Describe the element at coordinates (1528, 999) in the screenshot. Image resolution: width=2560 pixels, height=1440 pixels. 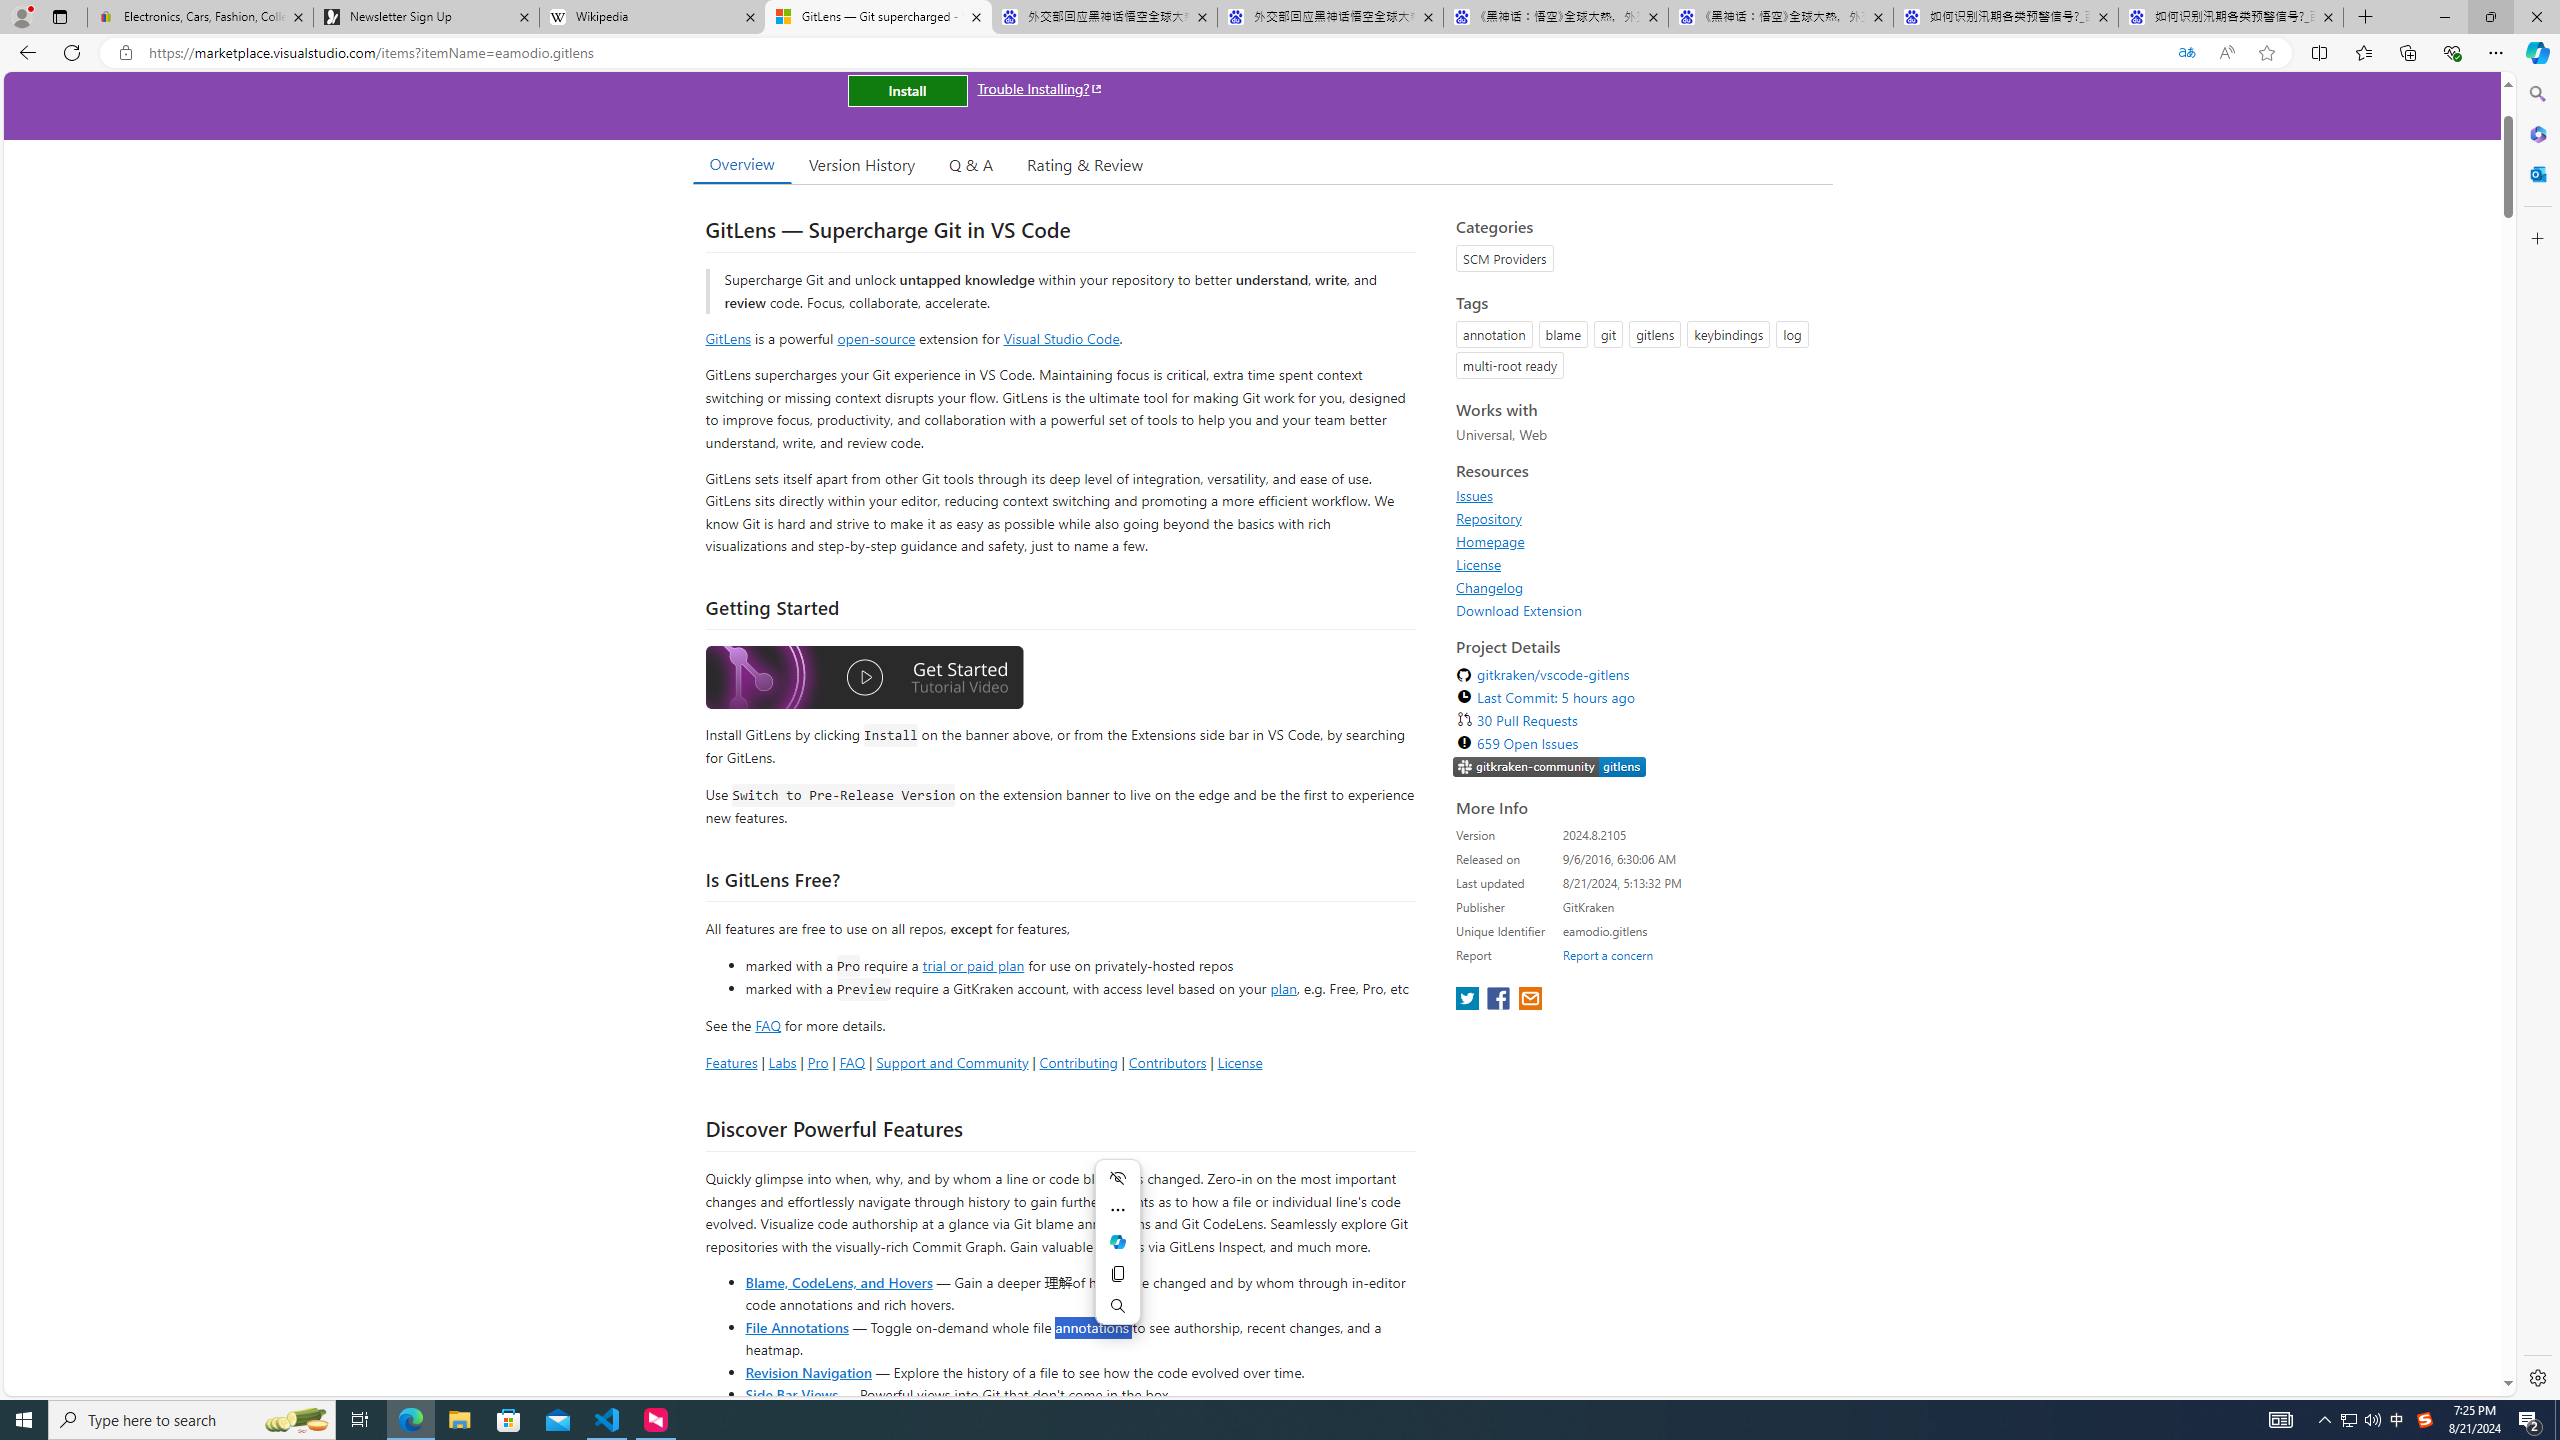
I see `'share extension on email'` at that location.